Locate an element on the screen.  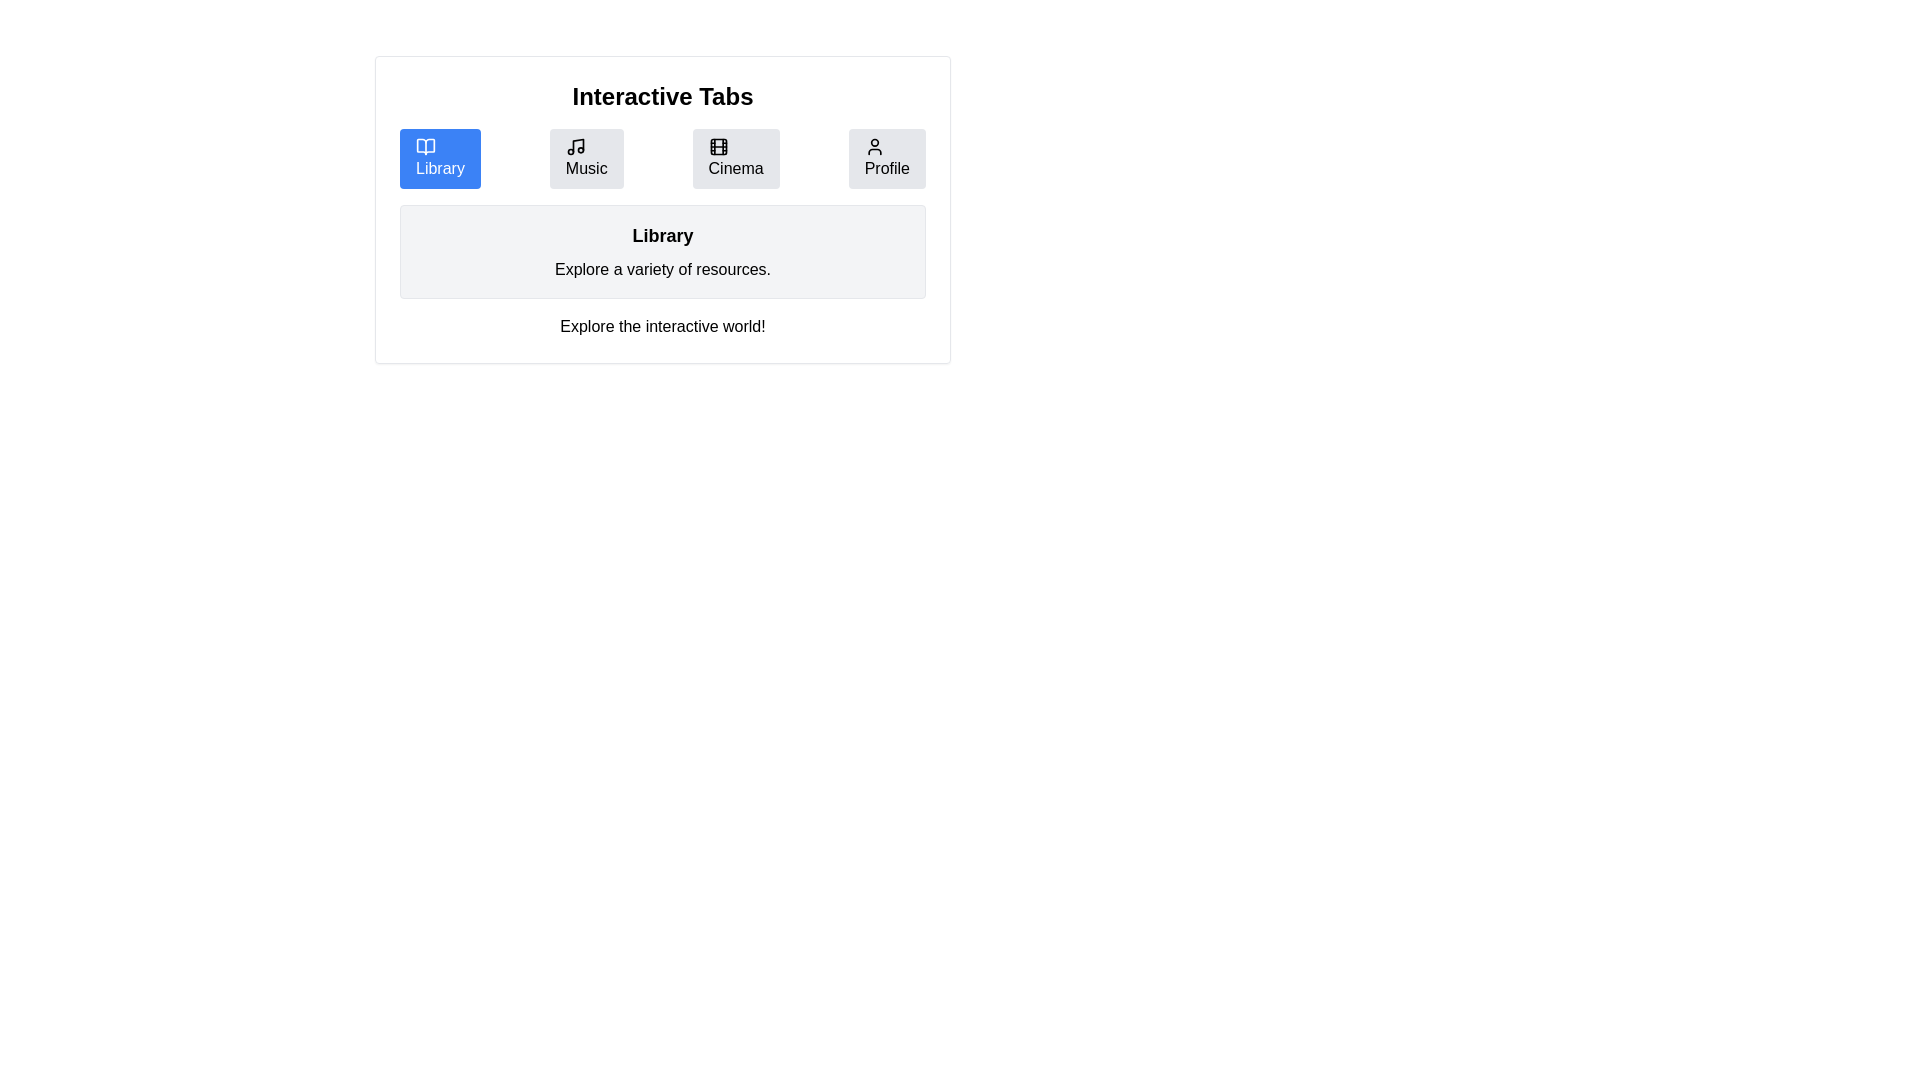
the Library tab to view its content is located at coordinates (439, 157).